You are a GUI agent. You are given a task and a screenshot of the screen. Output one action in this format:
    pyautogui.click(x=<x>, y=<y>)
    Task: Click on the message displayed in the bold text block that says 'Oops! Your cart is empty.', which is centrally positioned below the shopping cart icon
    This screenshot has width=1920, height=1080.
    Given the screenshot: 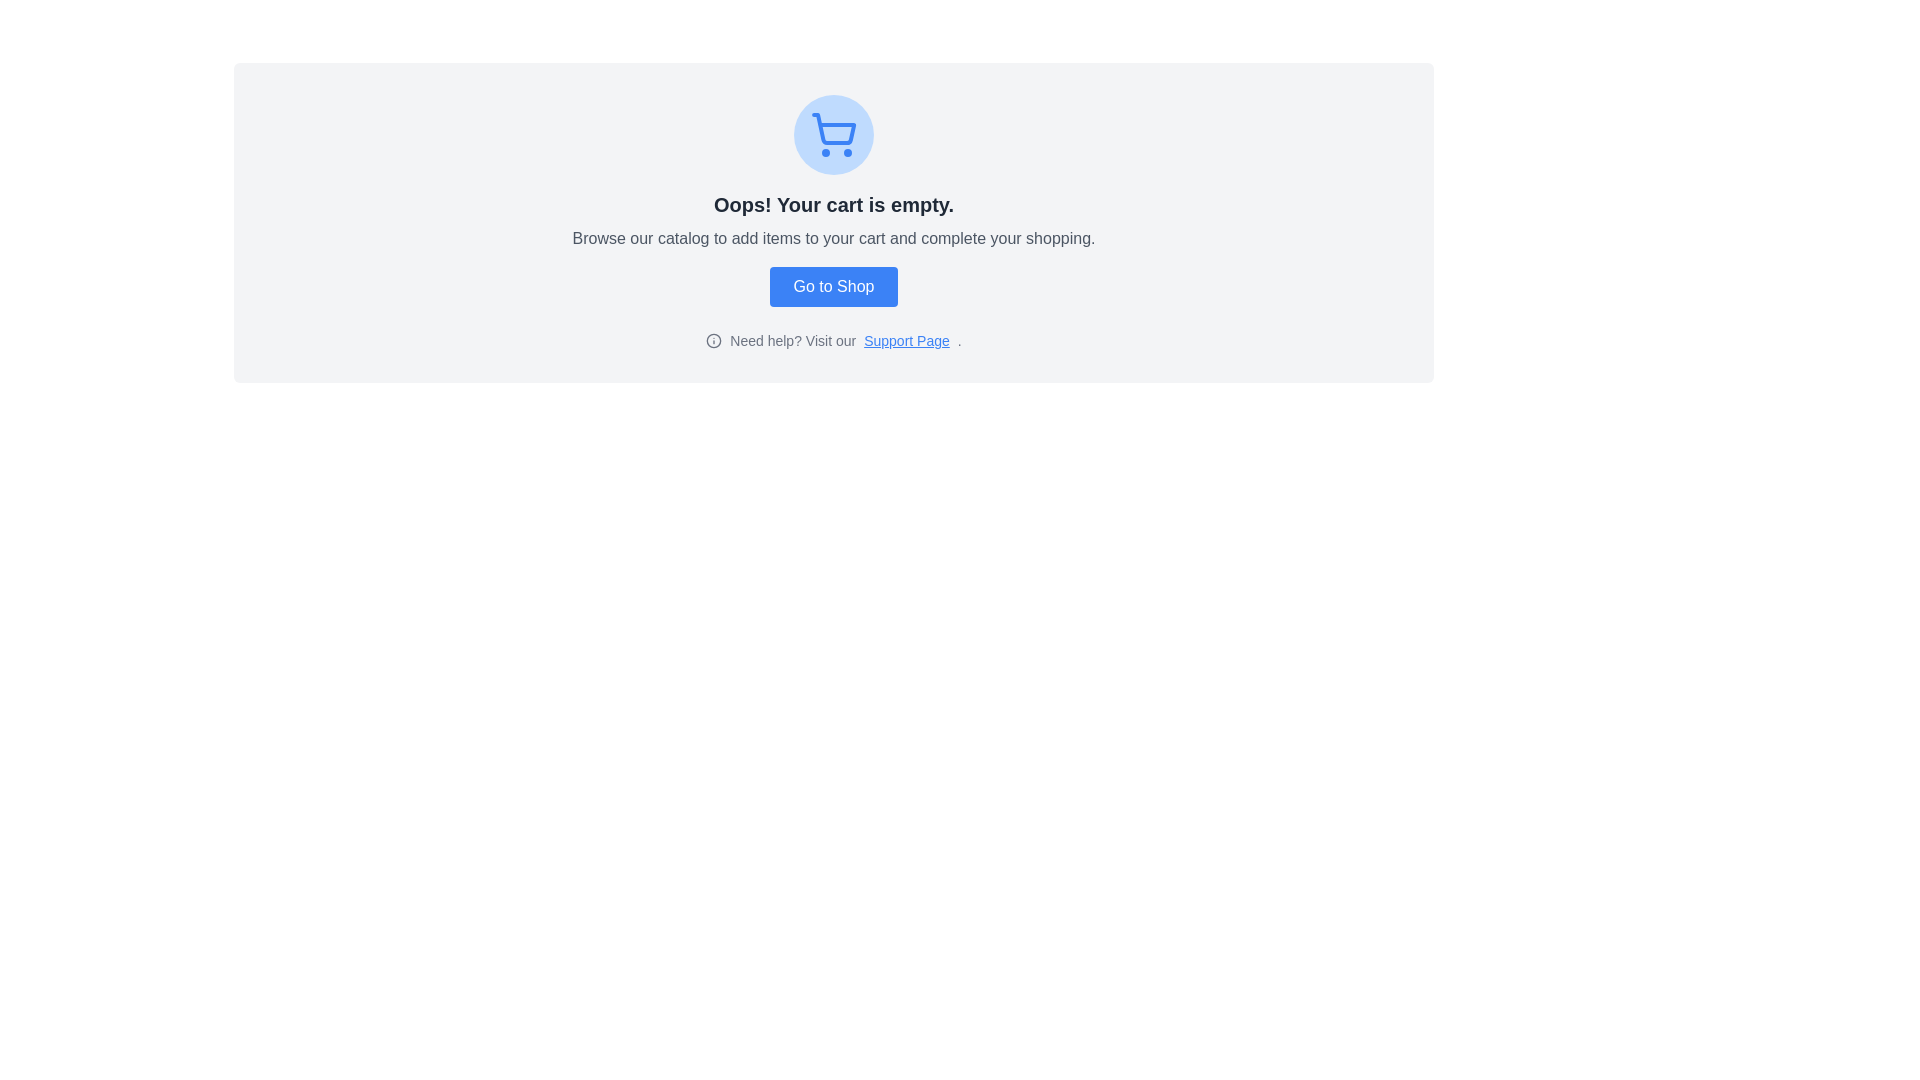 What is the action you would take?
    pyautogui.click(x=834, y=204)
    